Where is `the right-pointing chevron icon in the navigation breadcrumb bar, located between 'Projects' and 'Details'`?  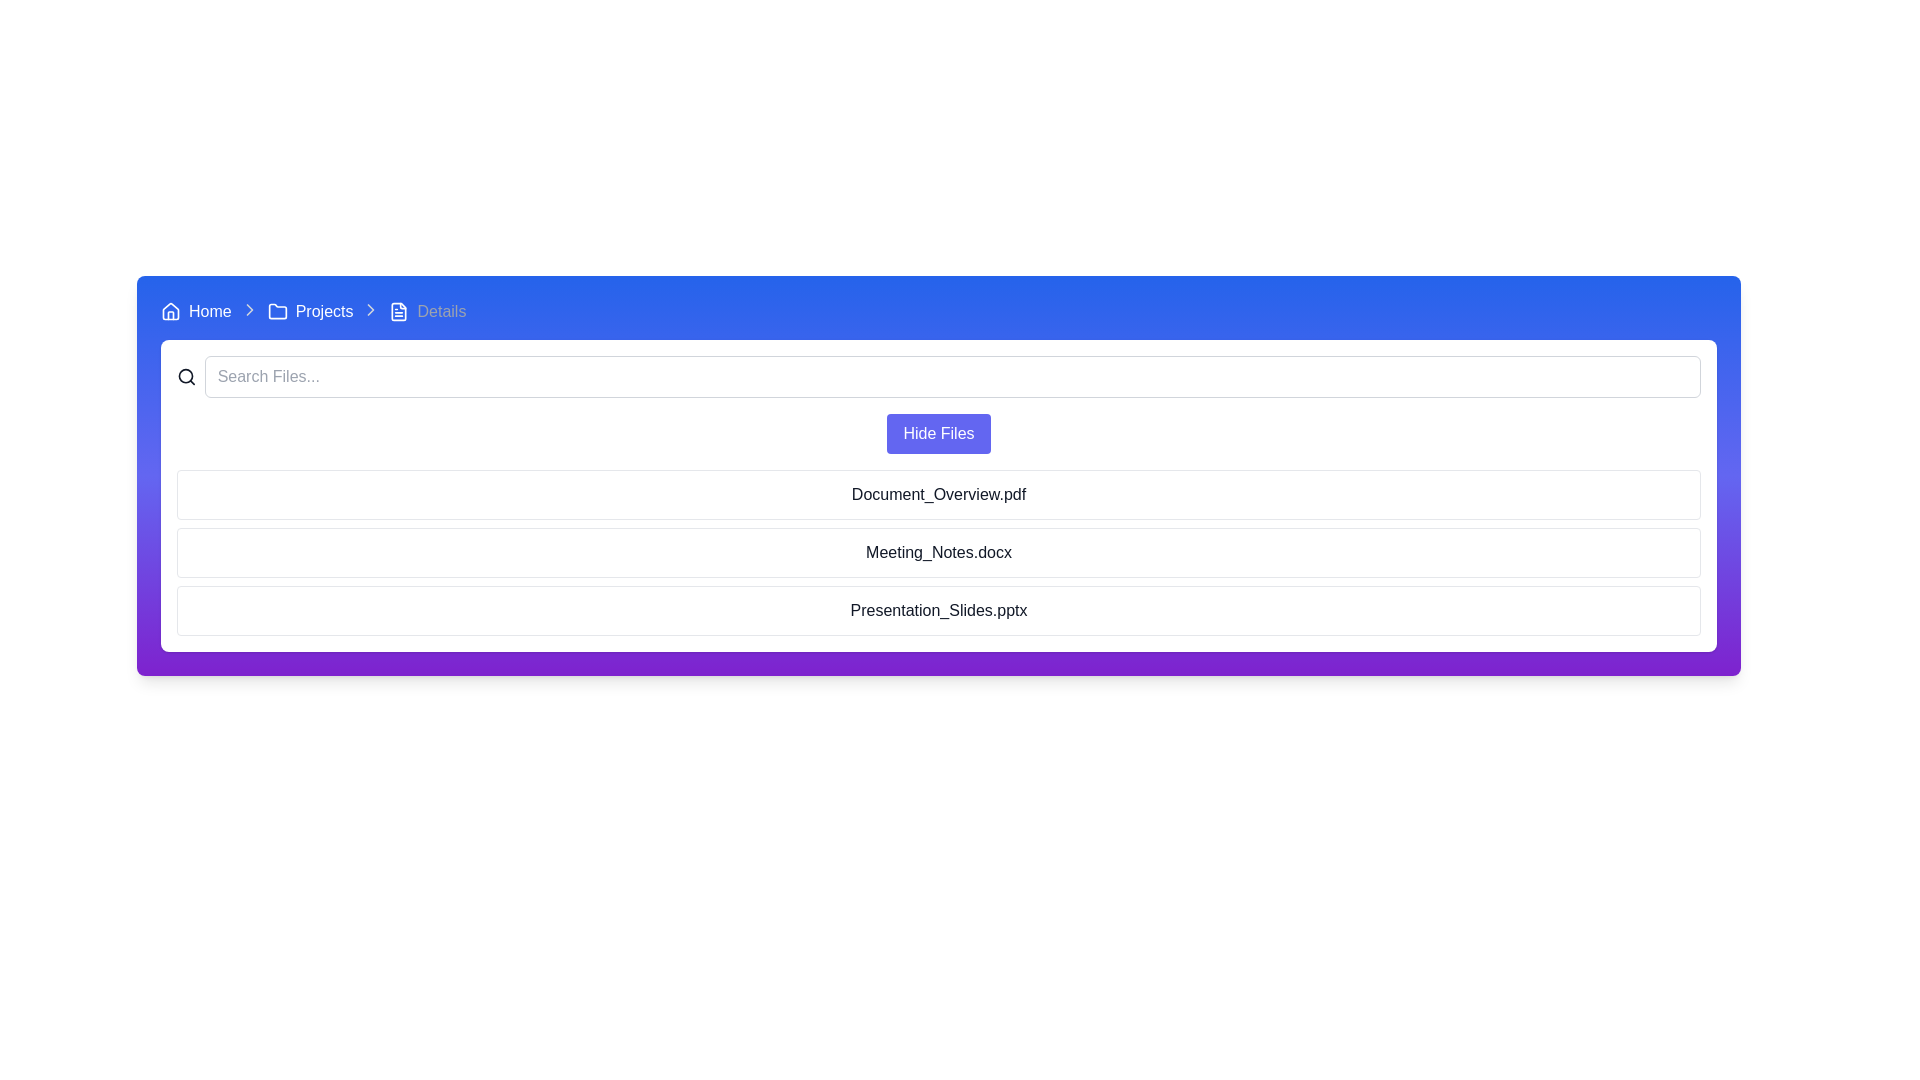
the right-pointing chevron icon in the navigation breadcrumb bar, located between 'Projects' and 'Details' is located at coordinates (371, 309).